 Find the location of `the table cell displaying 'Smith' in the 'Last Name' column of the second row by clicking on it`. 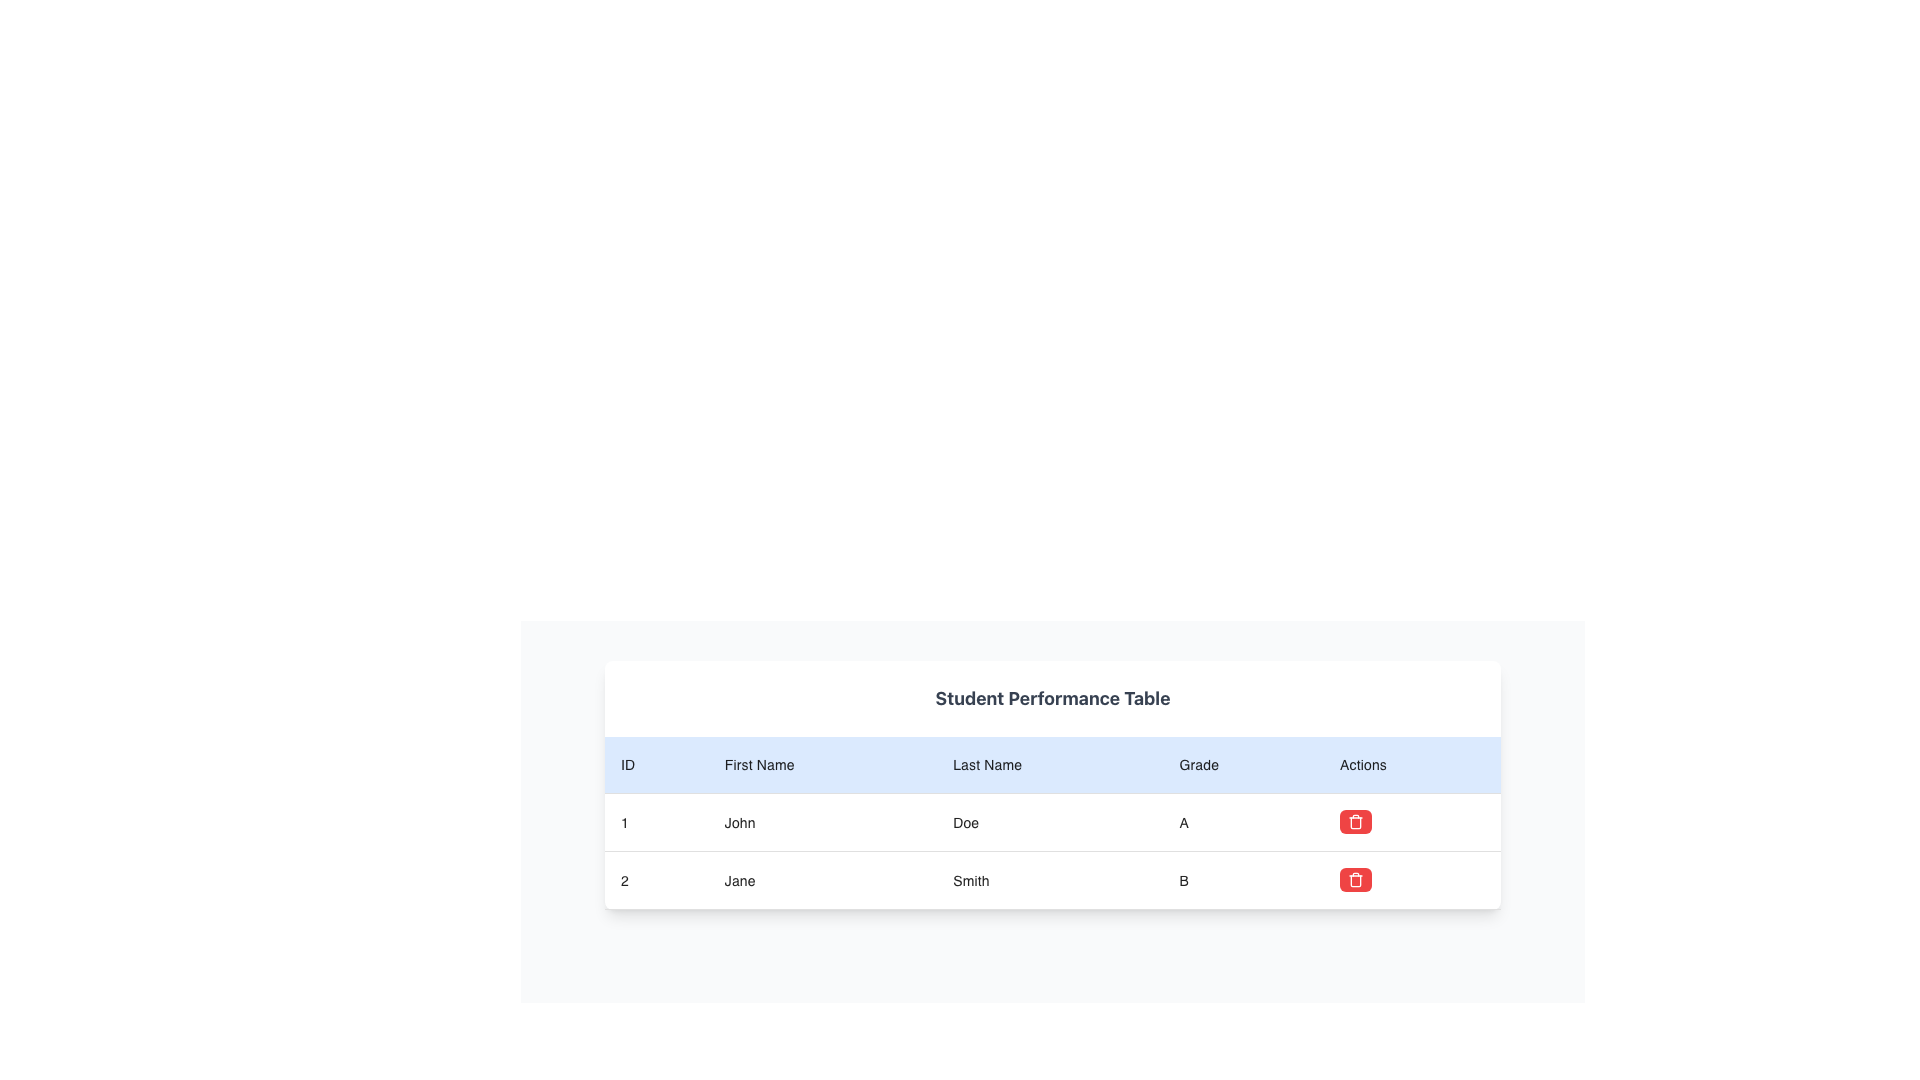

the table cell displaying 'Smith' in the 'Last Name' column of the second row by clicking on it is located at coordinates (1049, 879).